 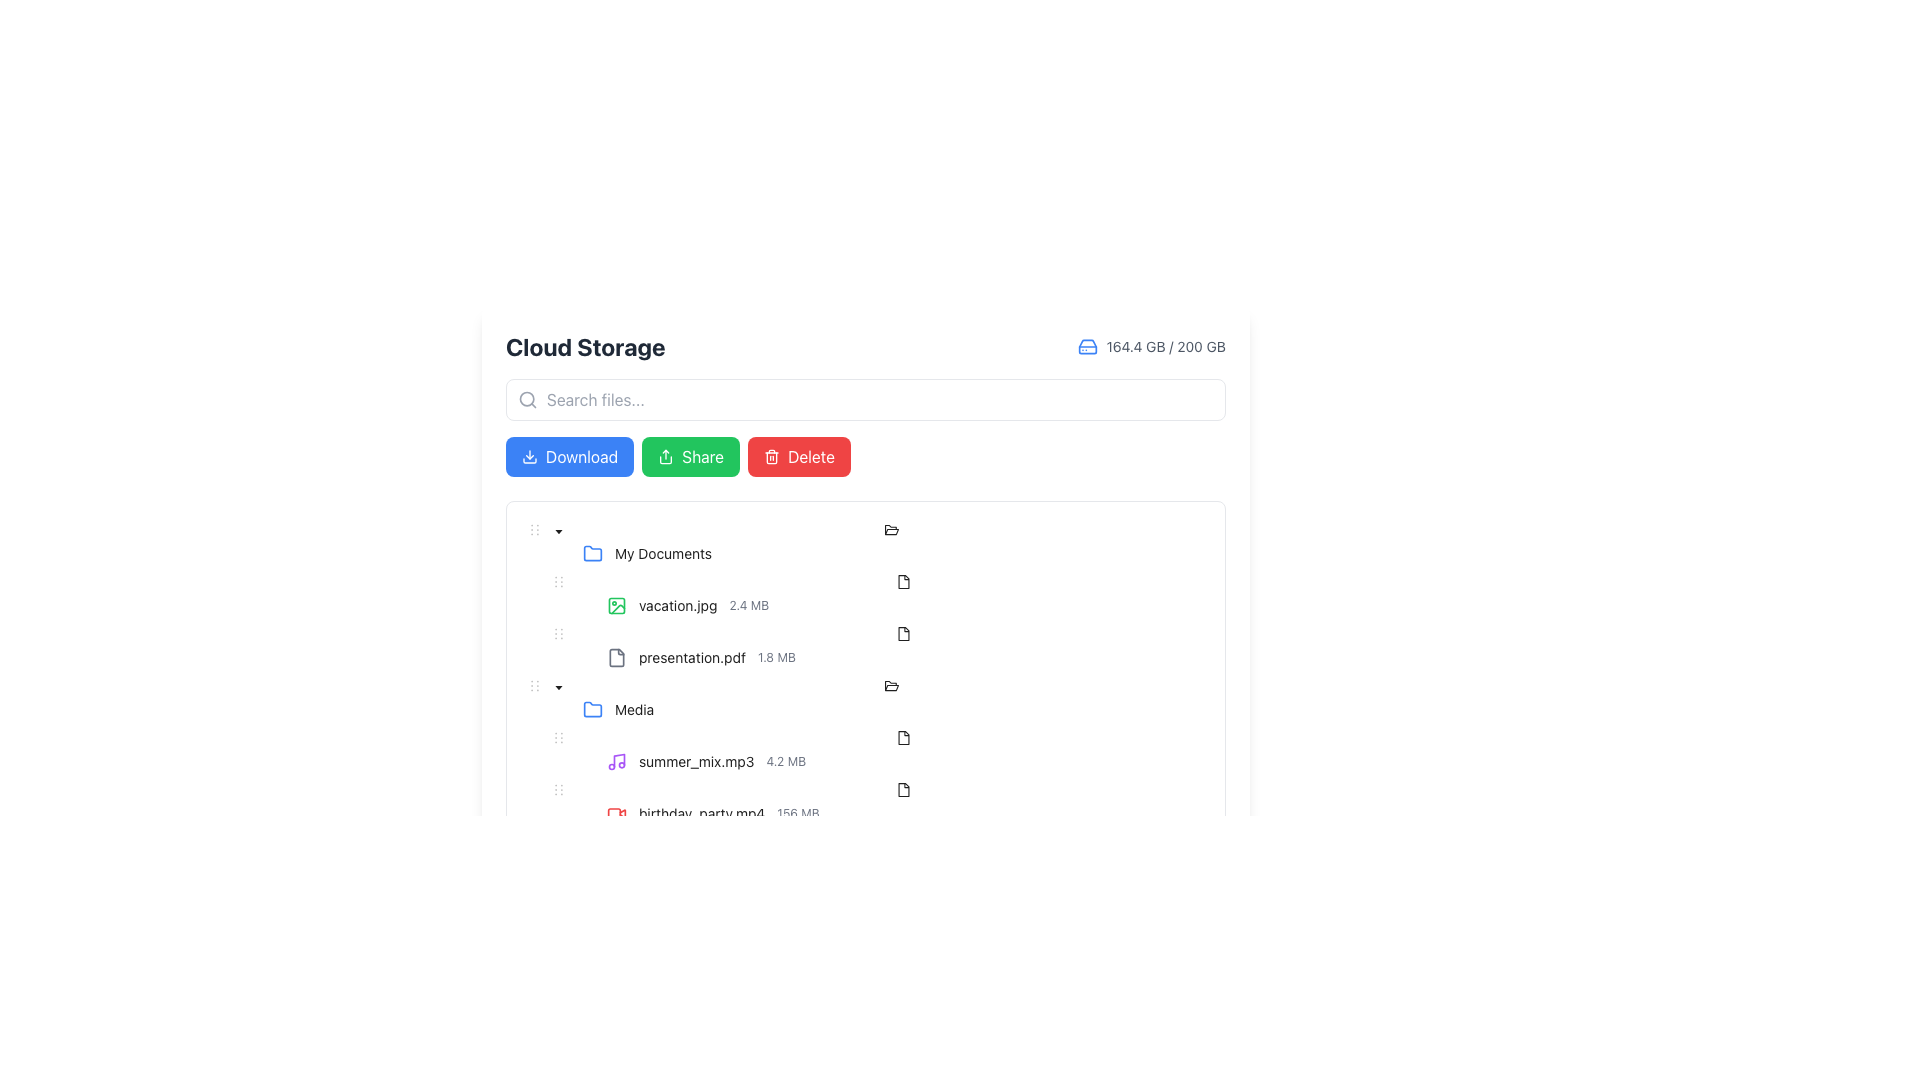 What do you see at coordinates (529, 456) in the screenshot?
I see `the small downward-pointing arrow icon located to the left of the 'Download' button in the header section of the application` at bounding box center [529, 456].